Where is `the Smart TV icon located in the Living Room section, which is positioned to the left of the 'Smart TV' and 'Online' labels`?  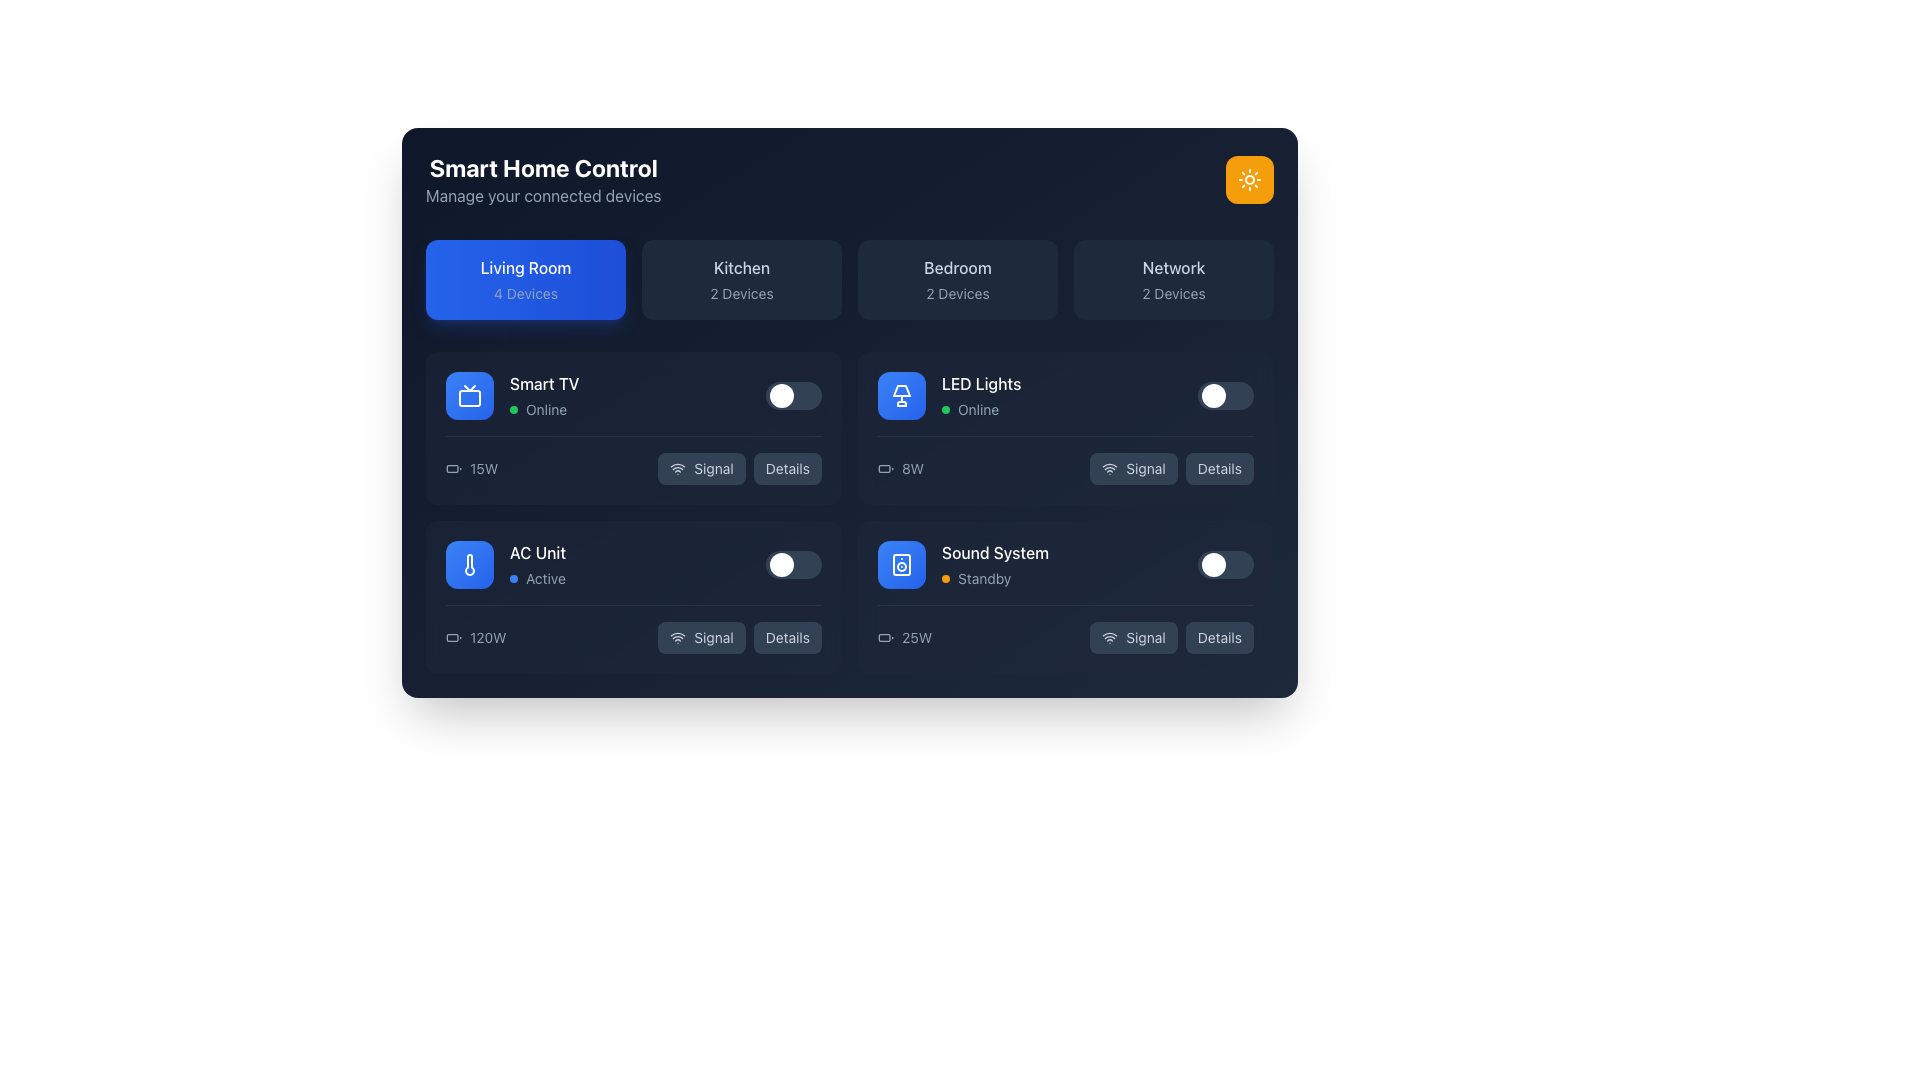 the Smart TV icon located in the Living Room section, which is positioned to the left of the 'Smart TV' and 'Online' labels is located at coordinates (469, 396).